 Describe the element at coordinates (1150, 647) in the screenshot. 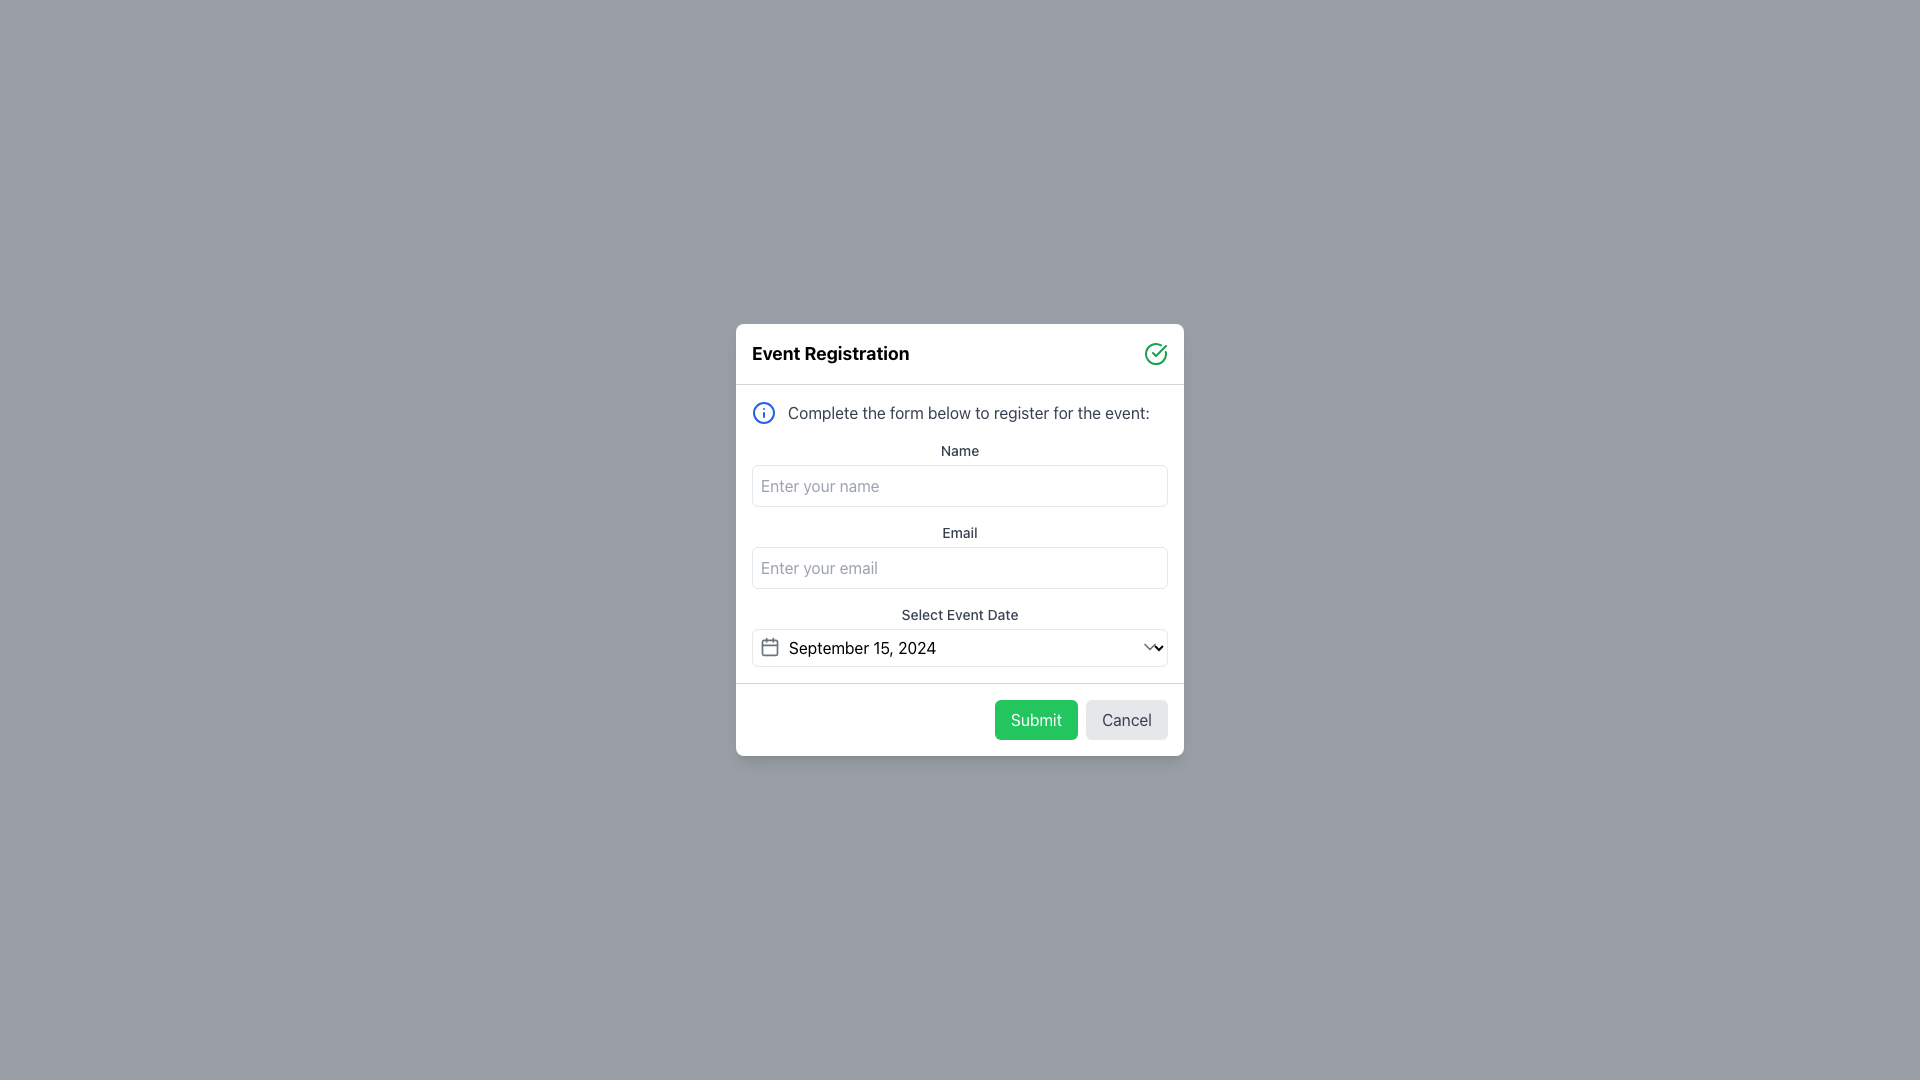

I see `the dropdown icon located at the right end of the date selection input field` at that location.